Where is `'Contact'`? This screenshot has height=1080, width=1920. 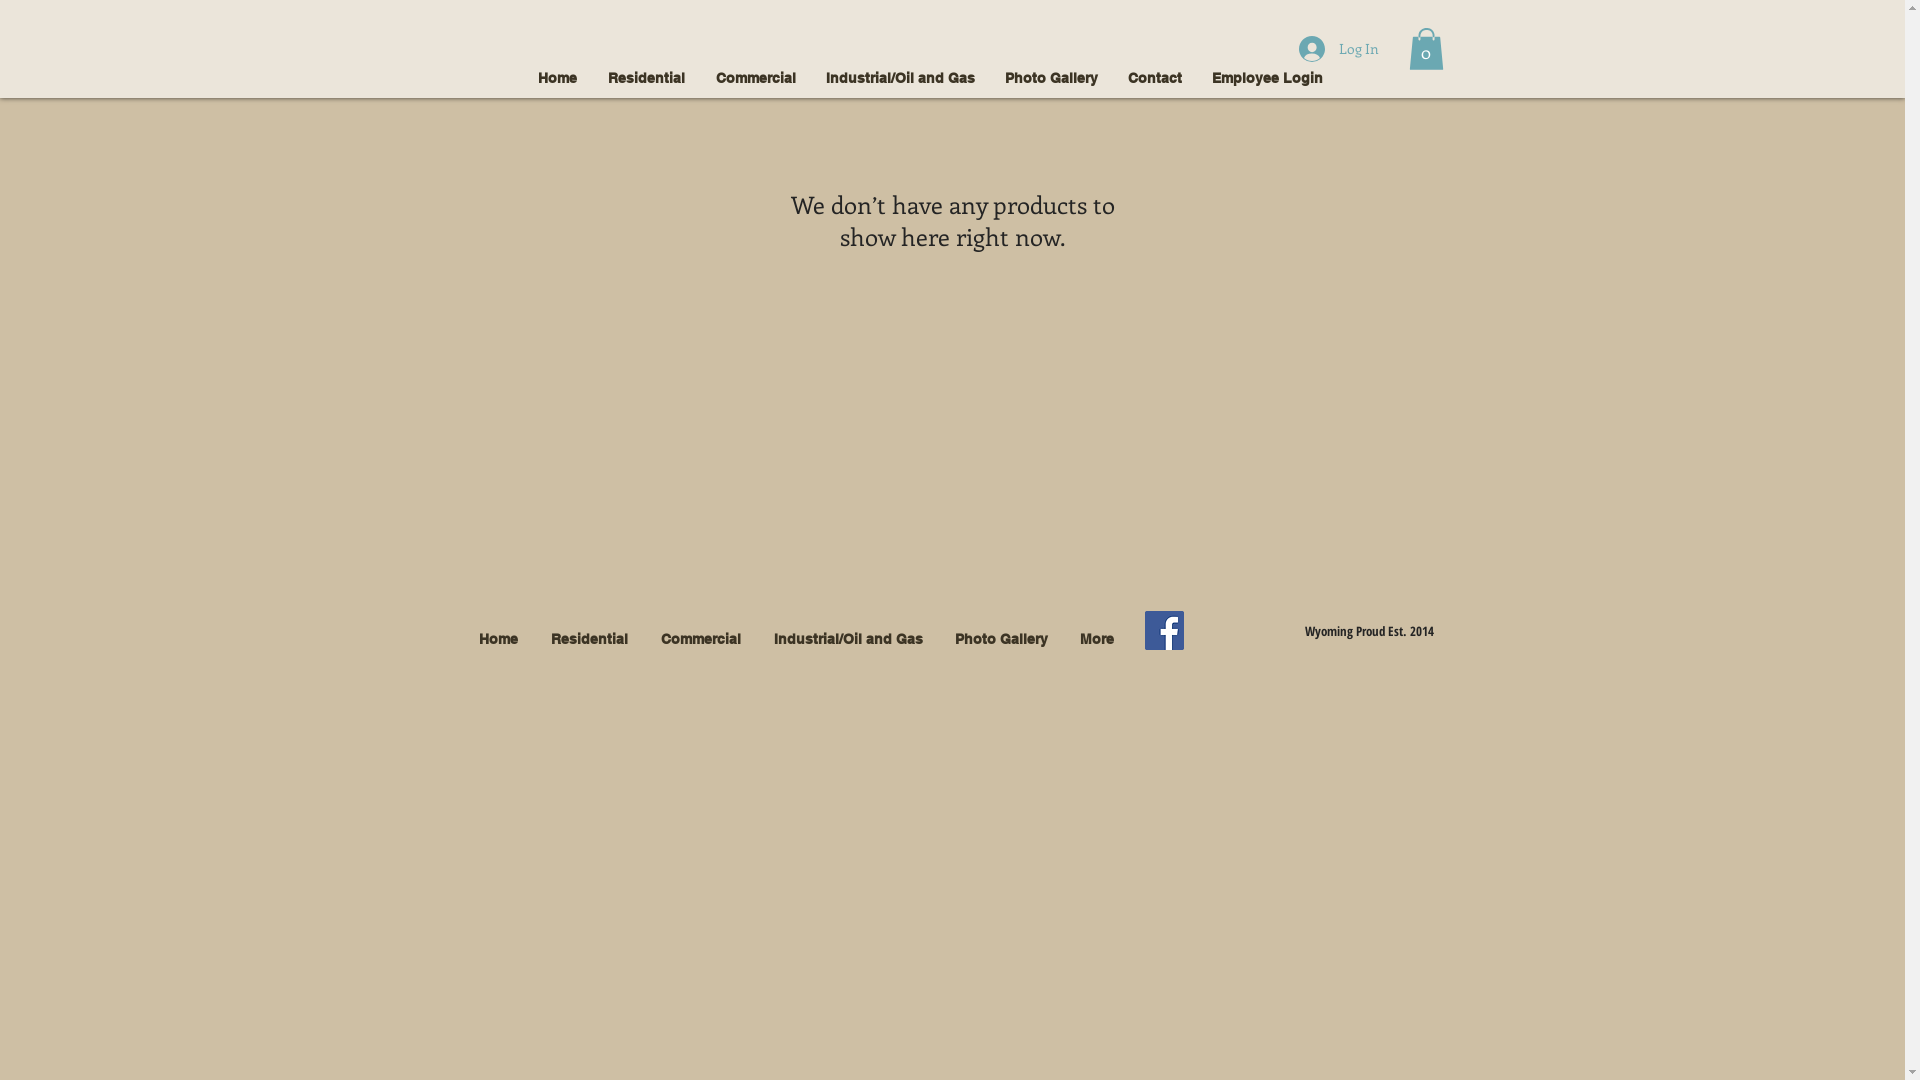 'Contact' is located at coordinates (1153, 76).